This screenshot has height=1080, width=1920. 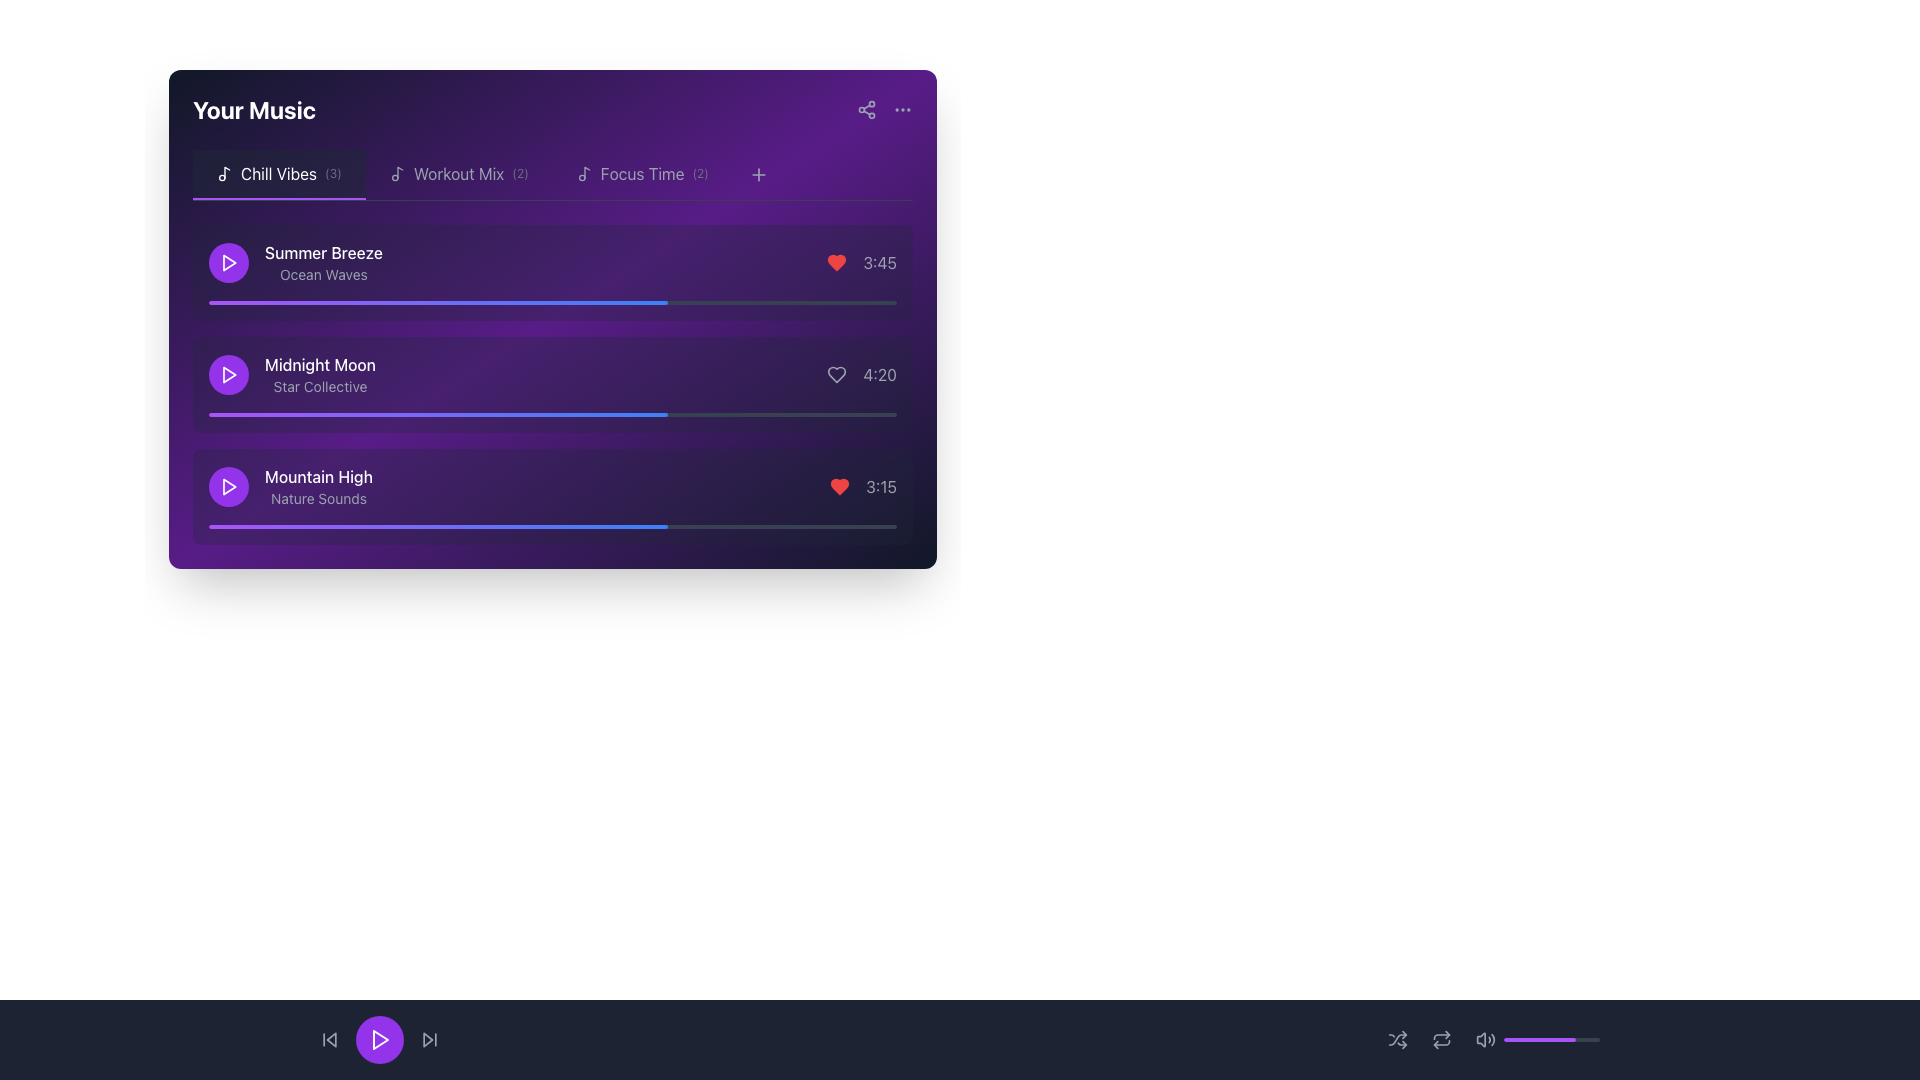 I want to click on the progress bar, so click(x=593, y=414).